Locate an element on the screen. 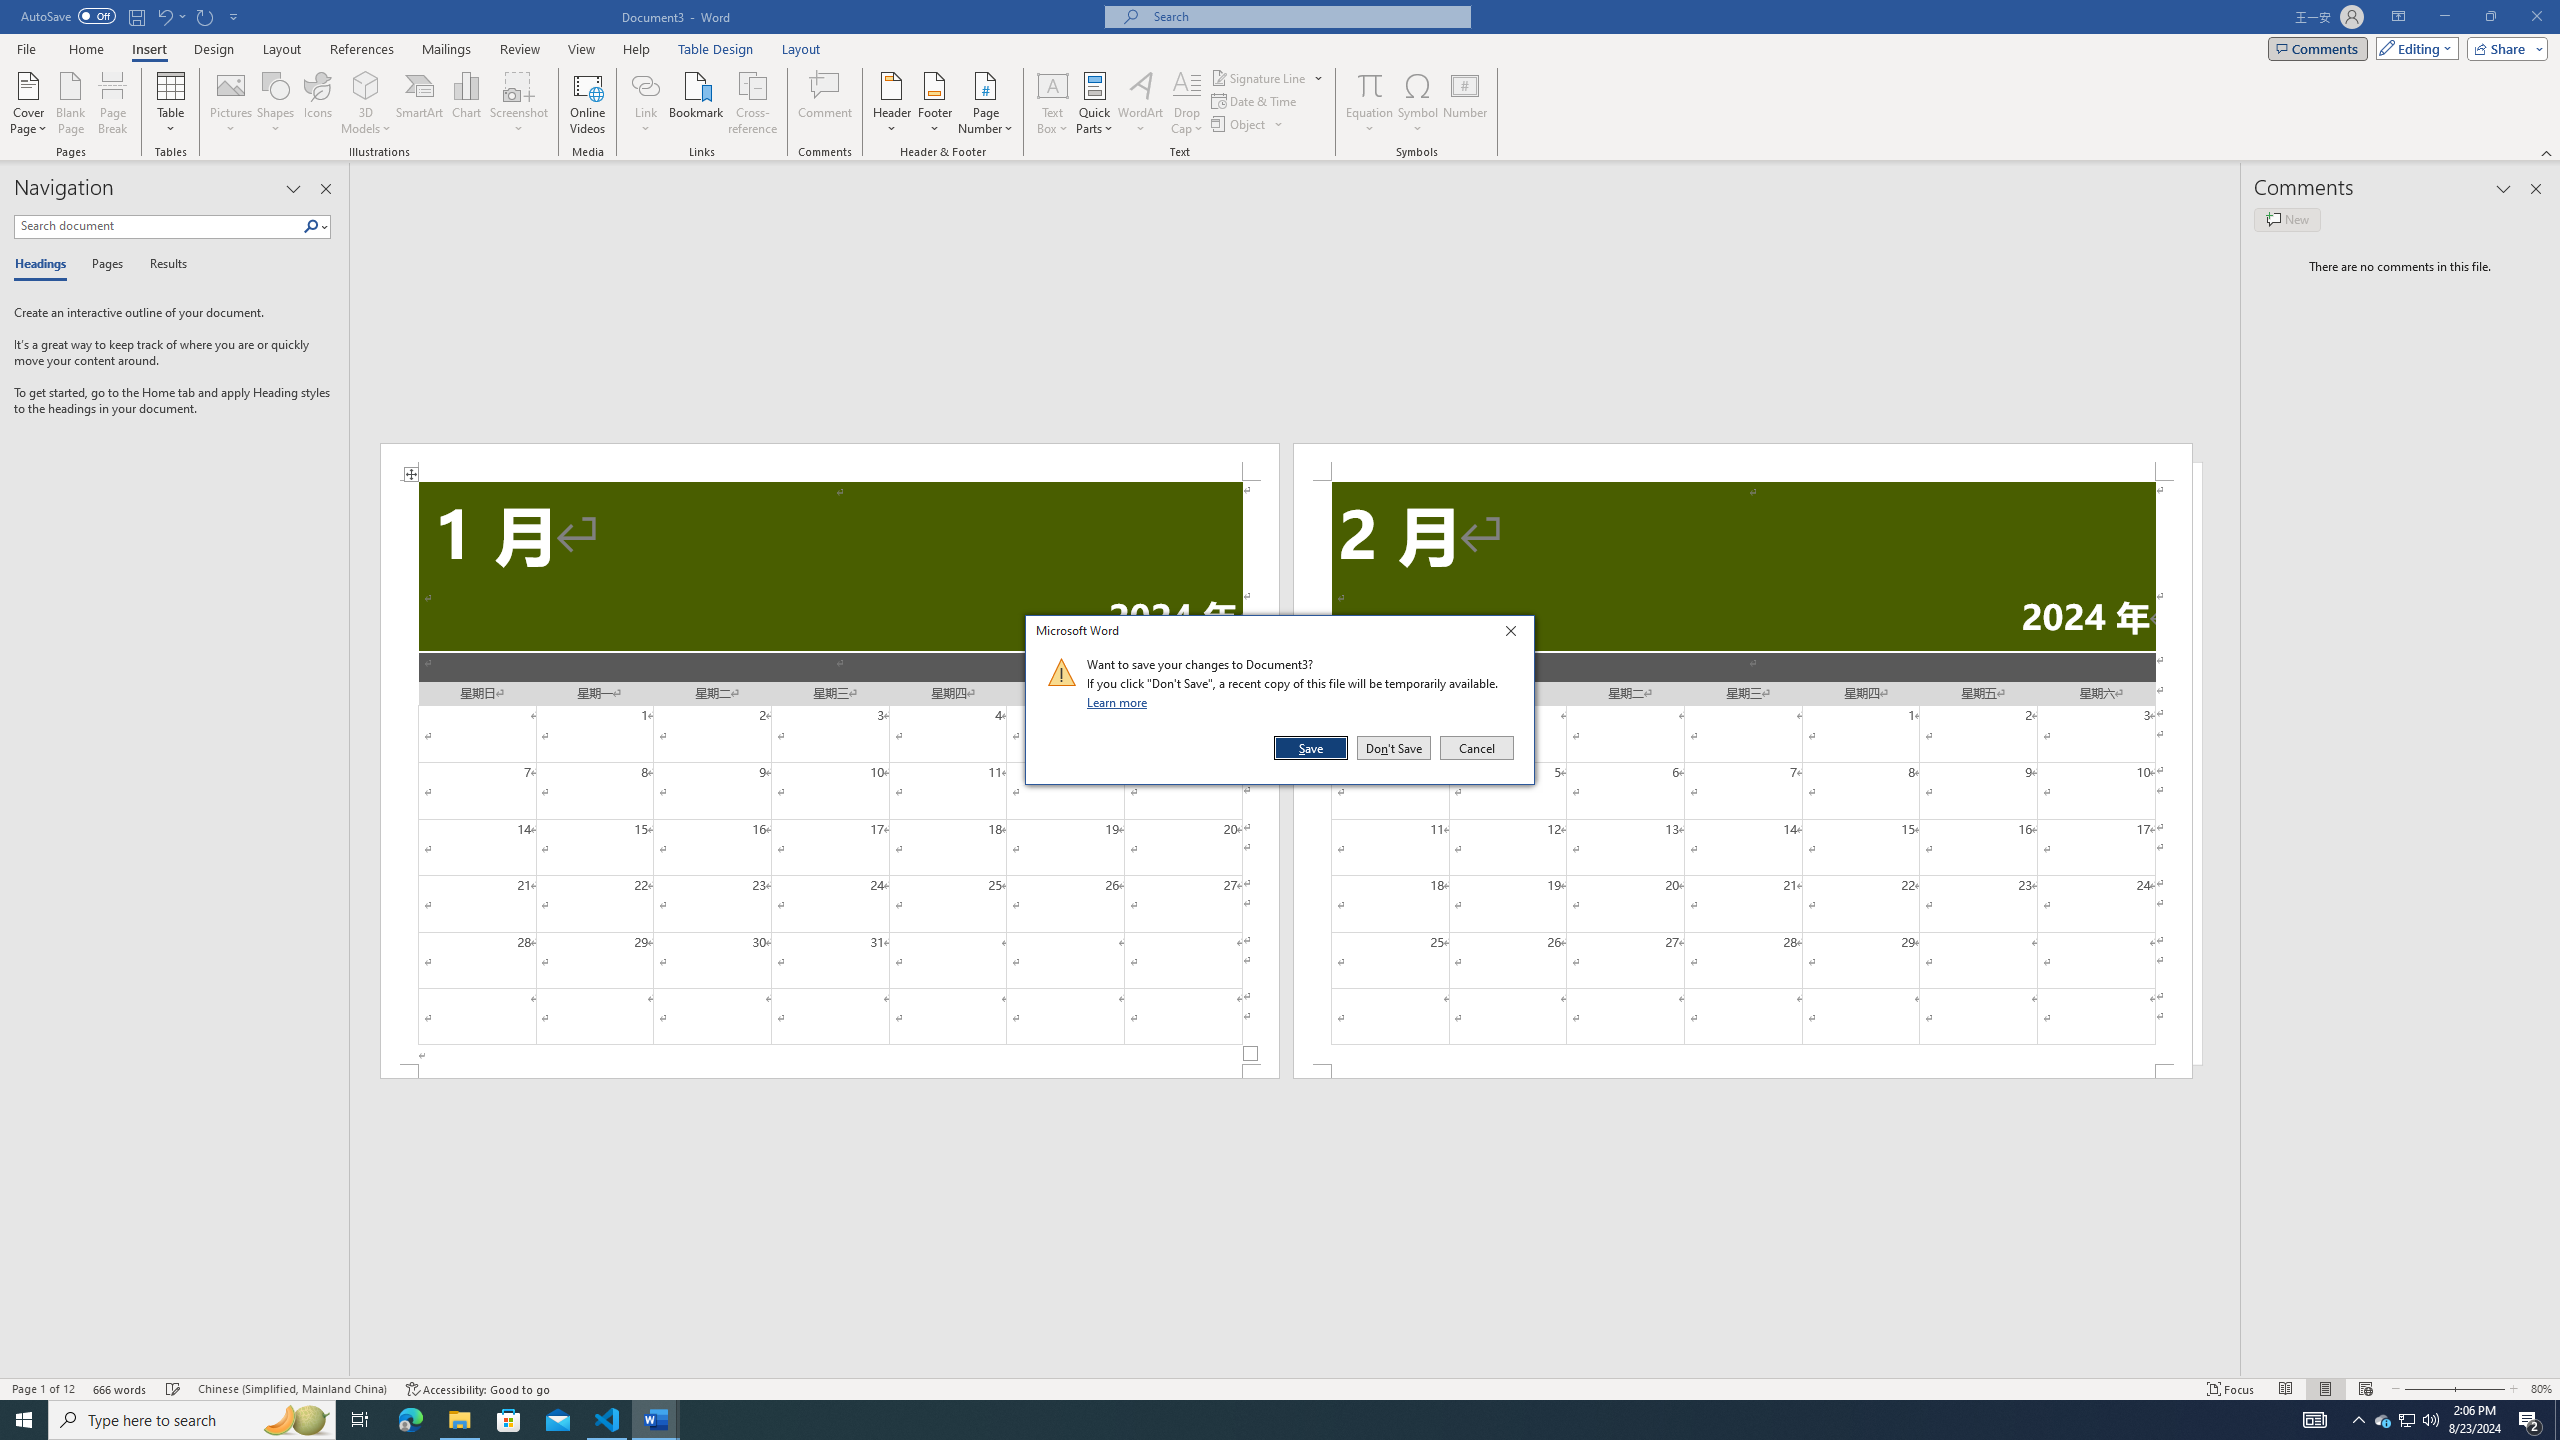 This screenshot has width=2560, height=1440. 'Equation' is located at coordinates (1369, 84).